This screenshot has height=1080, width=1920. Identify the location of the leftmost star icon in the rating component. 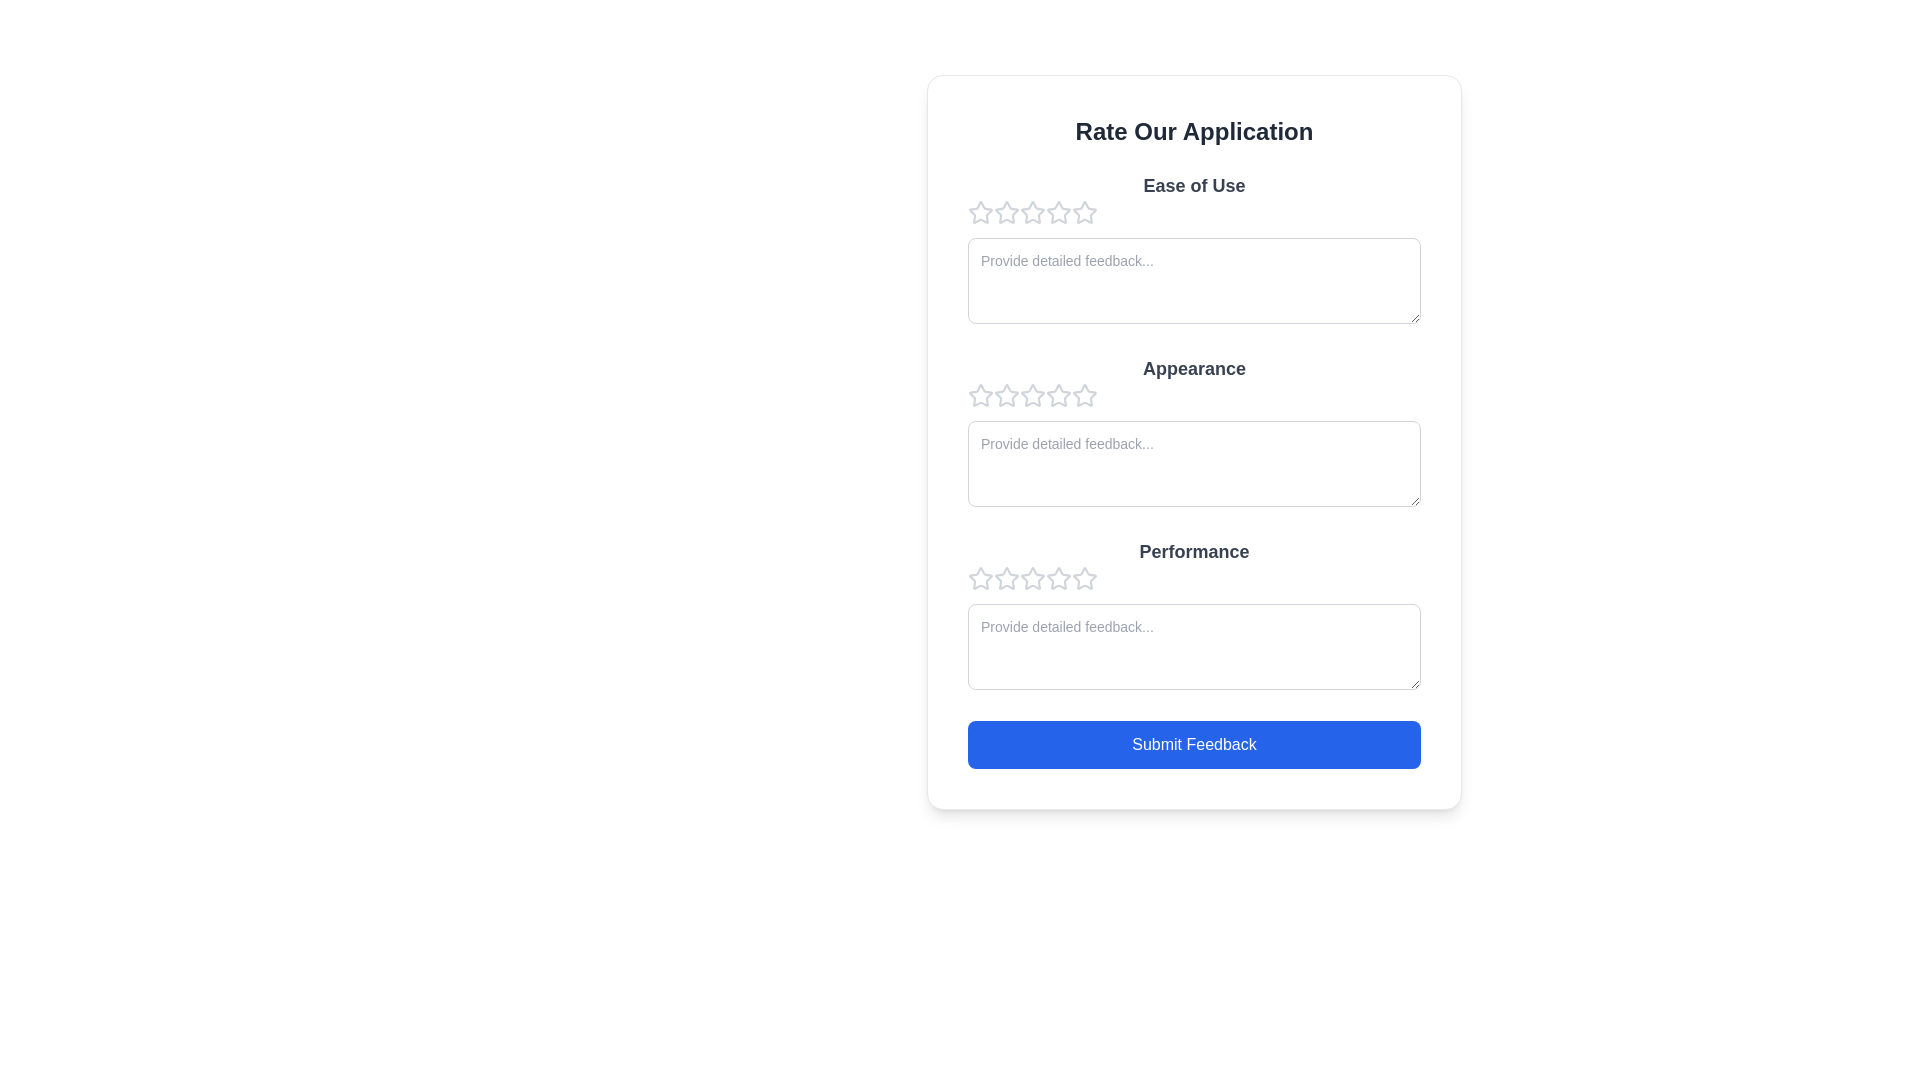
(980, 212).